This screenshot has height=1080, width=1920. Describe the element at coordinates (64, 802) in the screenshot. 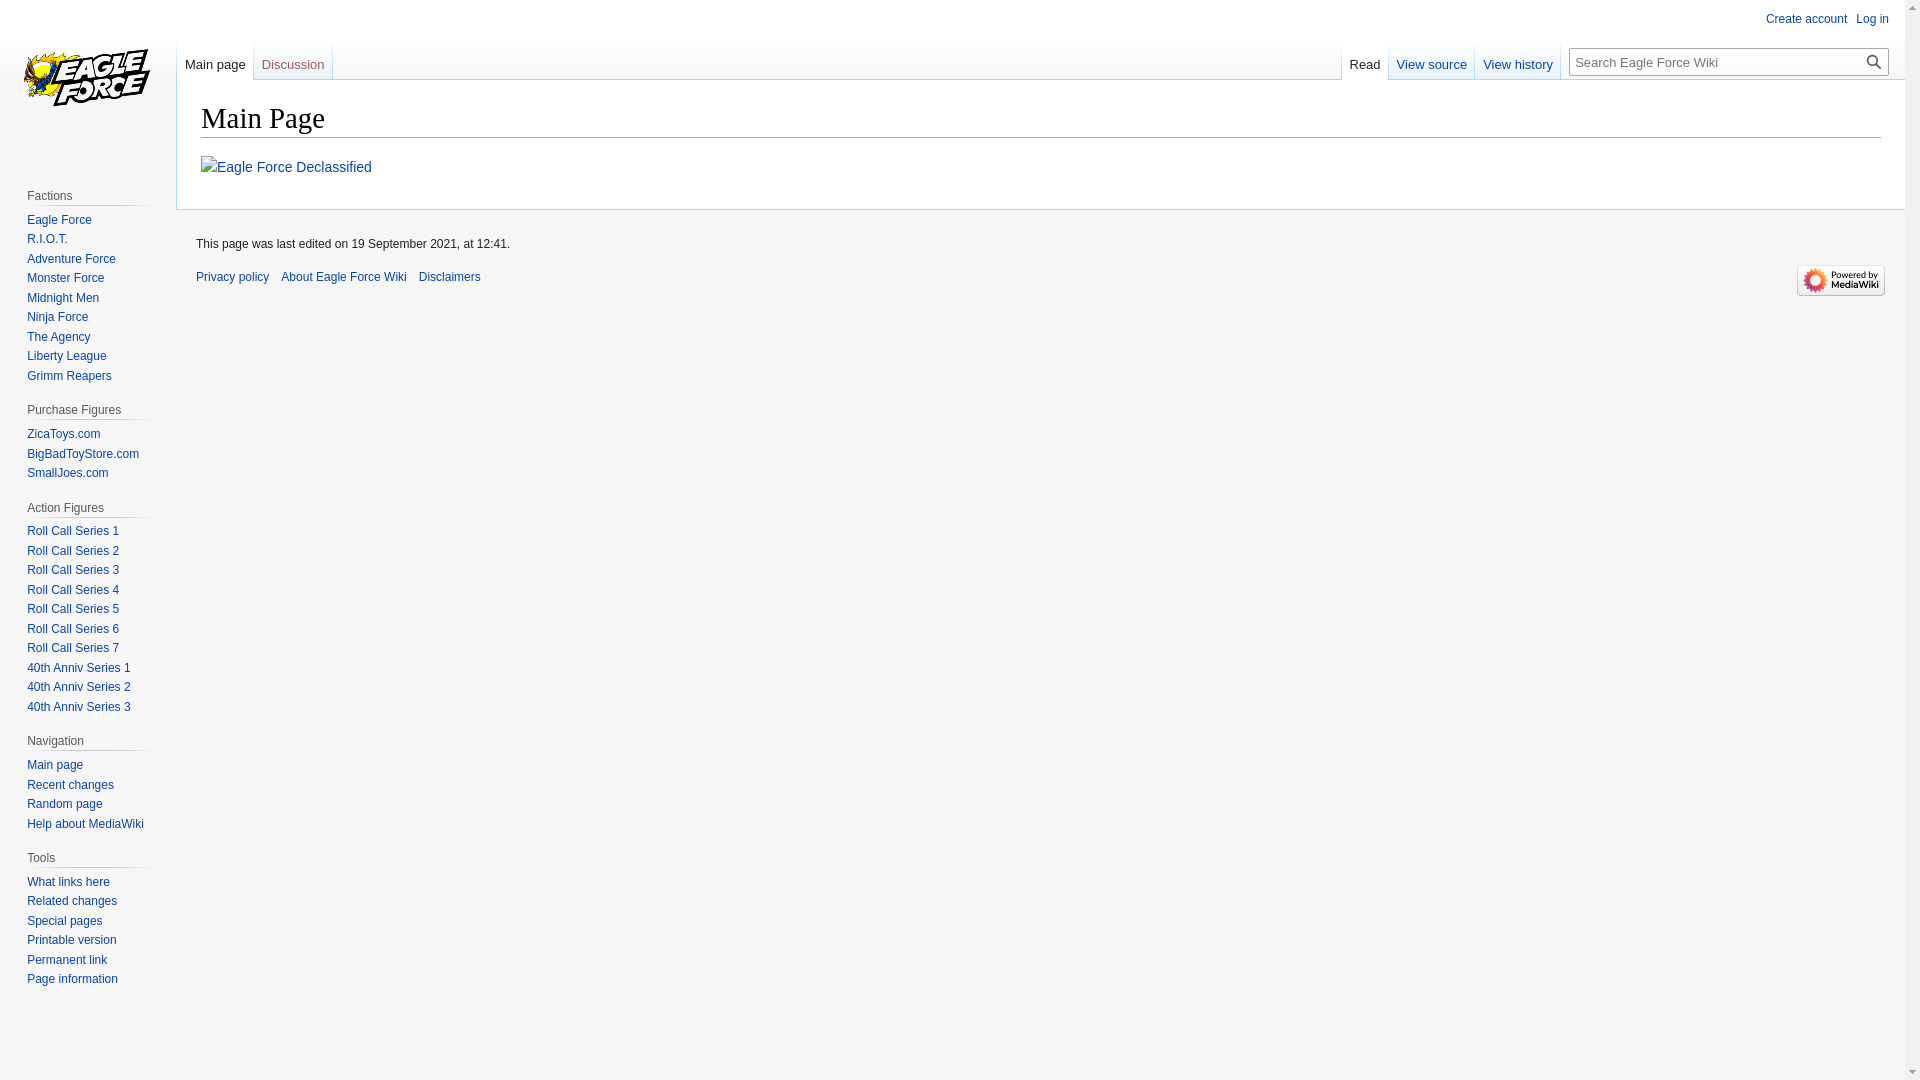

I see `'Random page'` at that location.